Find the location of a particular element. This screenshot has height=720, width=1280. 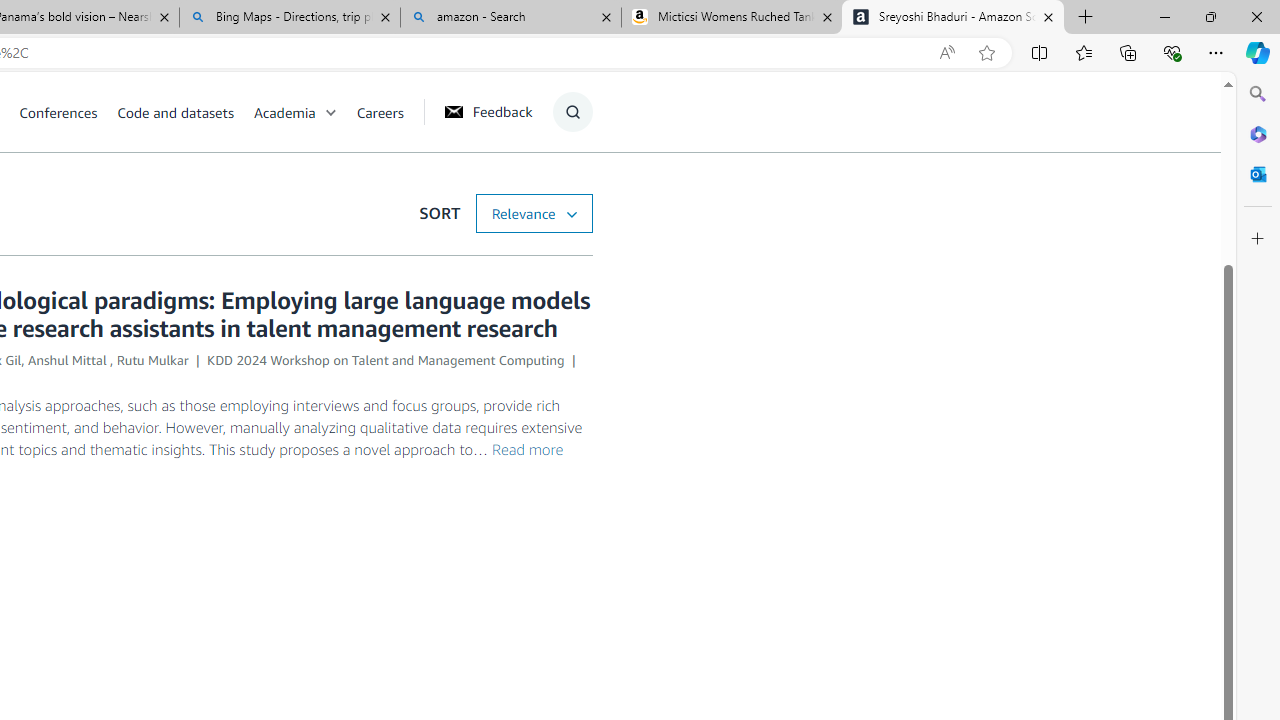

'Sreyoshi Bhaduri - Amazon Science' is located at coordinates (952, 17).